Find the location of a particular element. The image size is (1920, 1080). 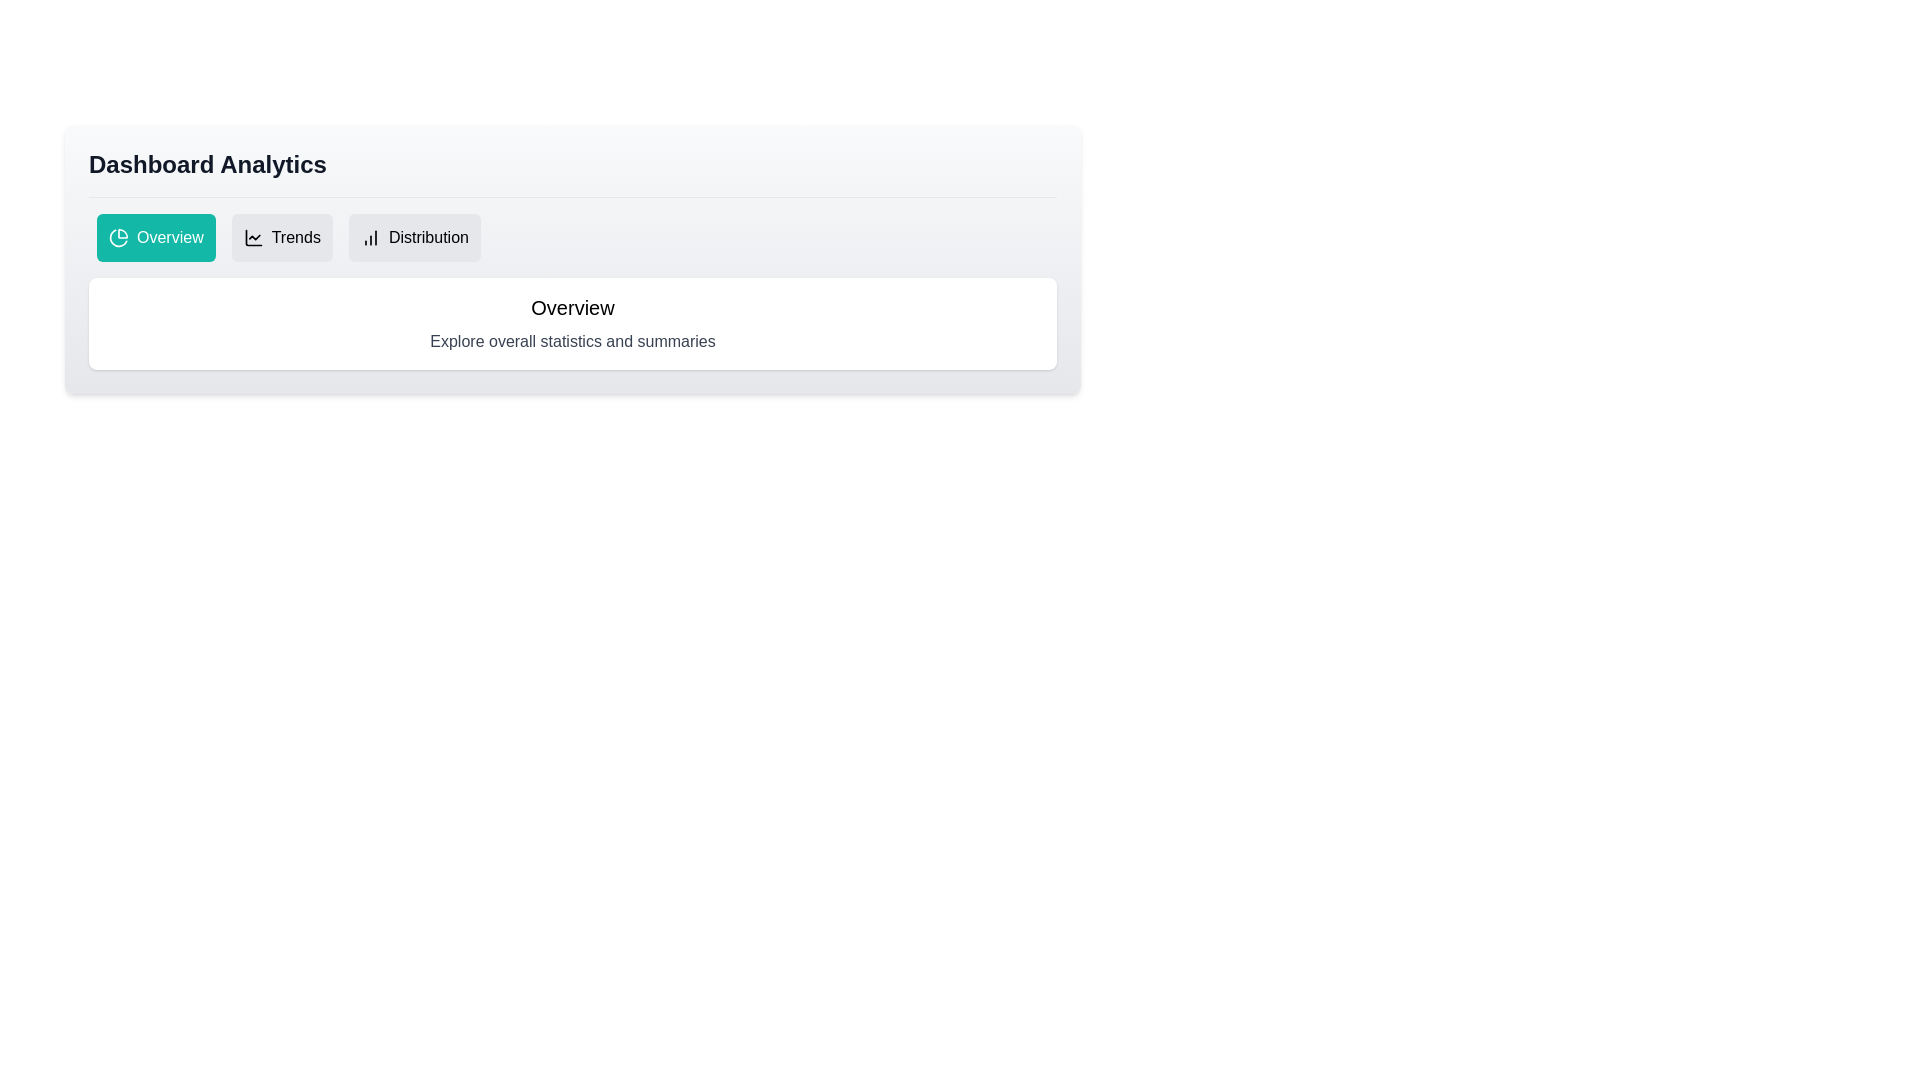

the Overview tab by clicking on its respective button is located at coordinates (155, 237).